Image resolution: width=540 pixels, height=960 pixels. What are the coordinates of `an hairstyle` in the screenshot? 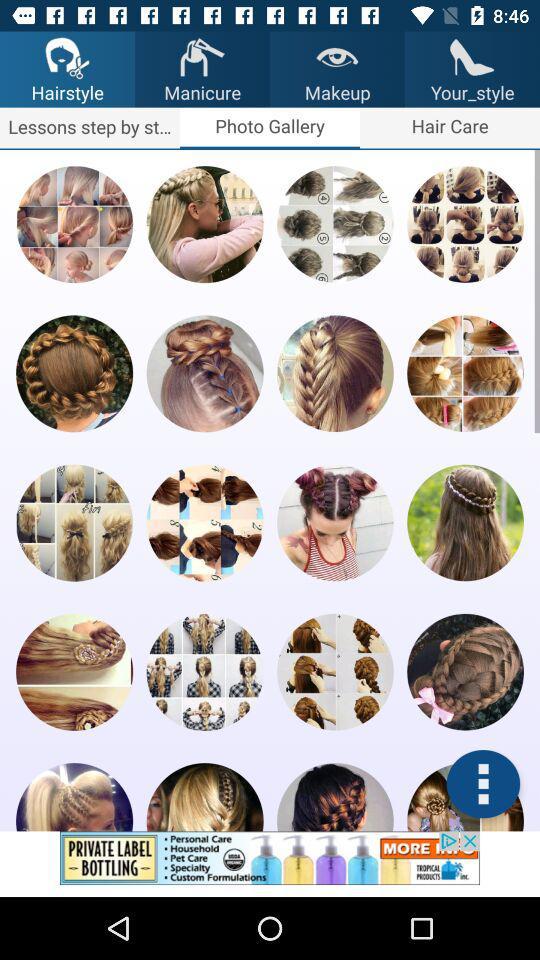 It's located at (204, 797).